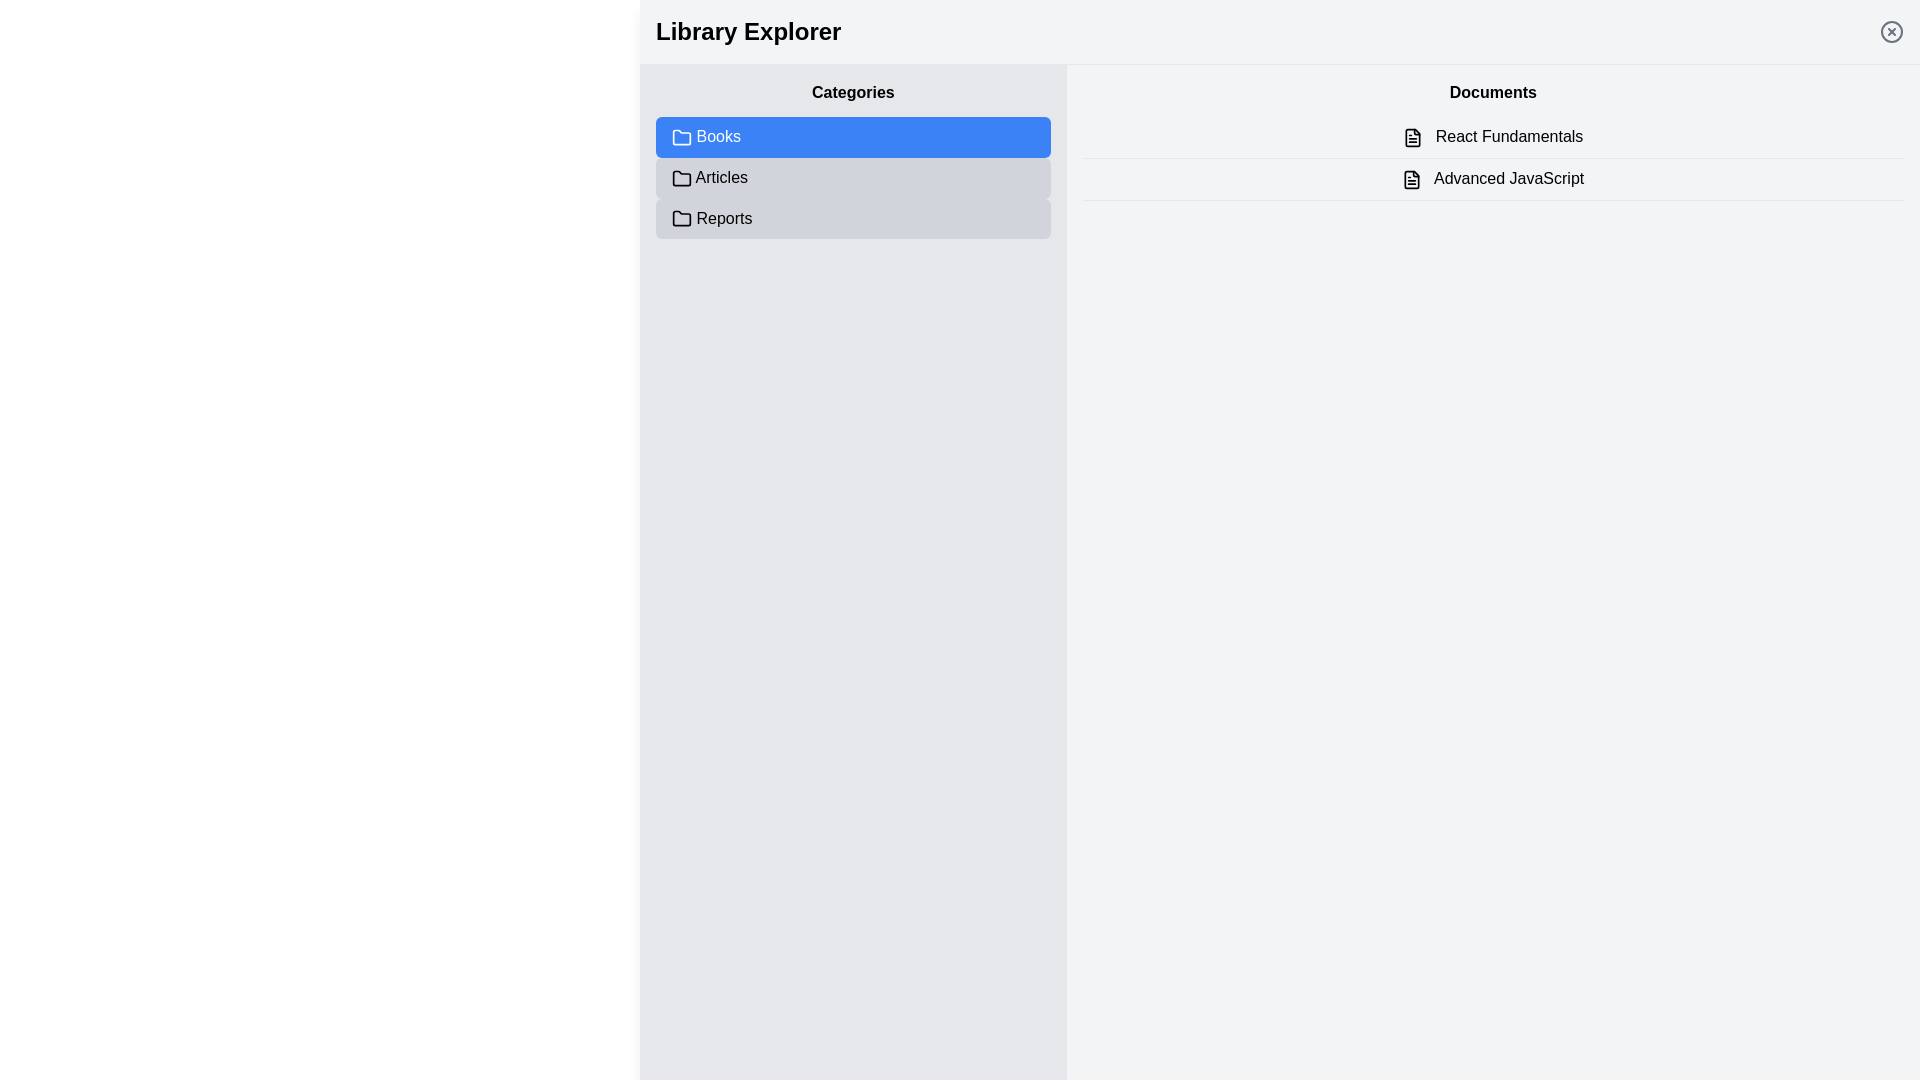  Describe the element at coordinates (853, 136) in the screenshot. I see `the 'Books' button` at that location.